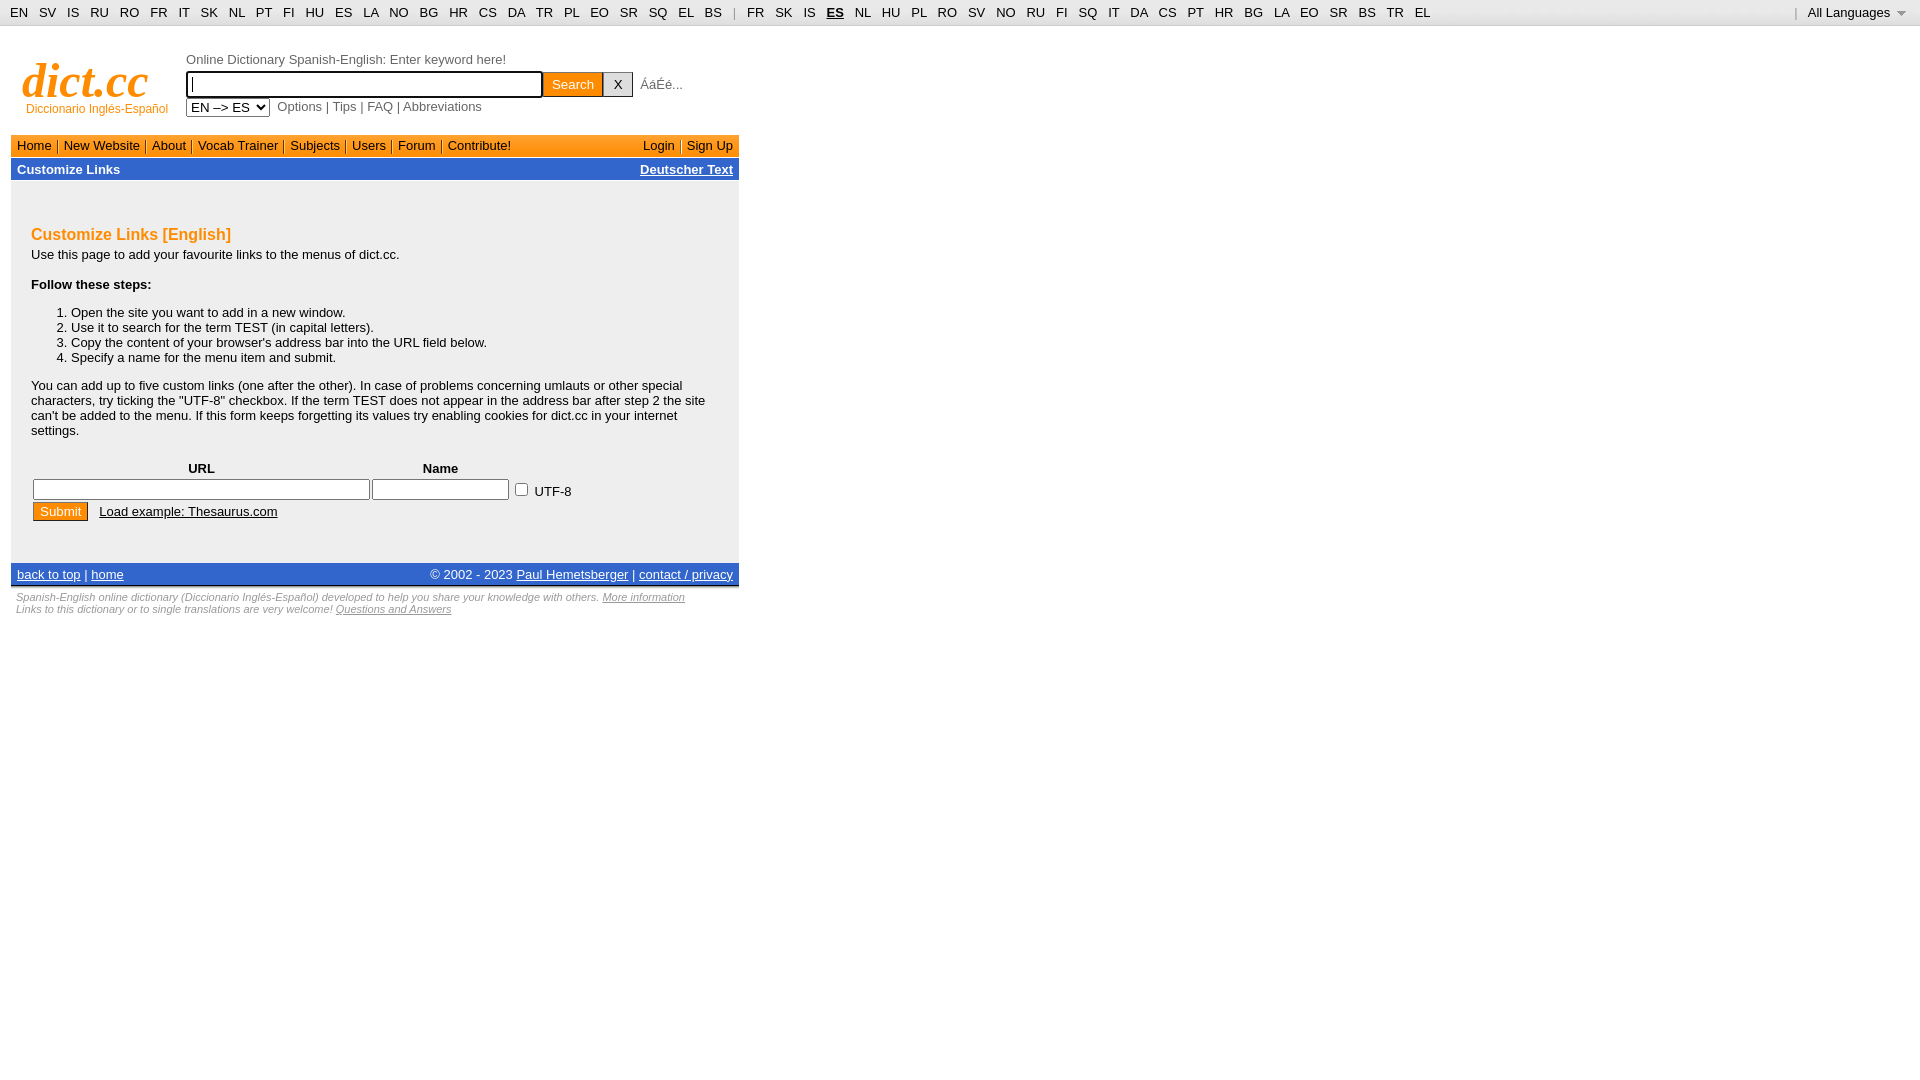 This screenshot has width=1920, height=1080. What do you see at coordinates (809, 12) in the screenshot?
I see `'IS'` at bounding box center [809, 12].